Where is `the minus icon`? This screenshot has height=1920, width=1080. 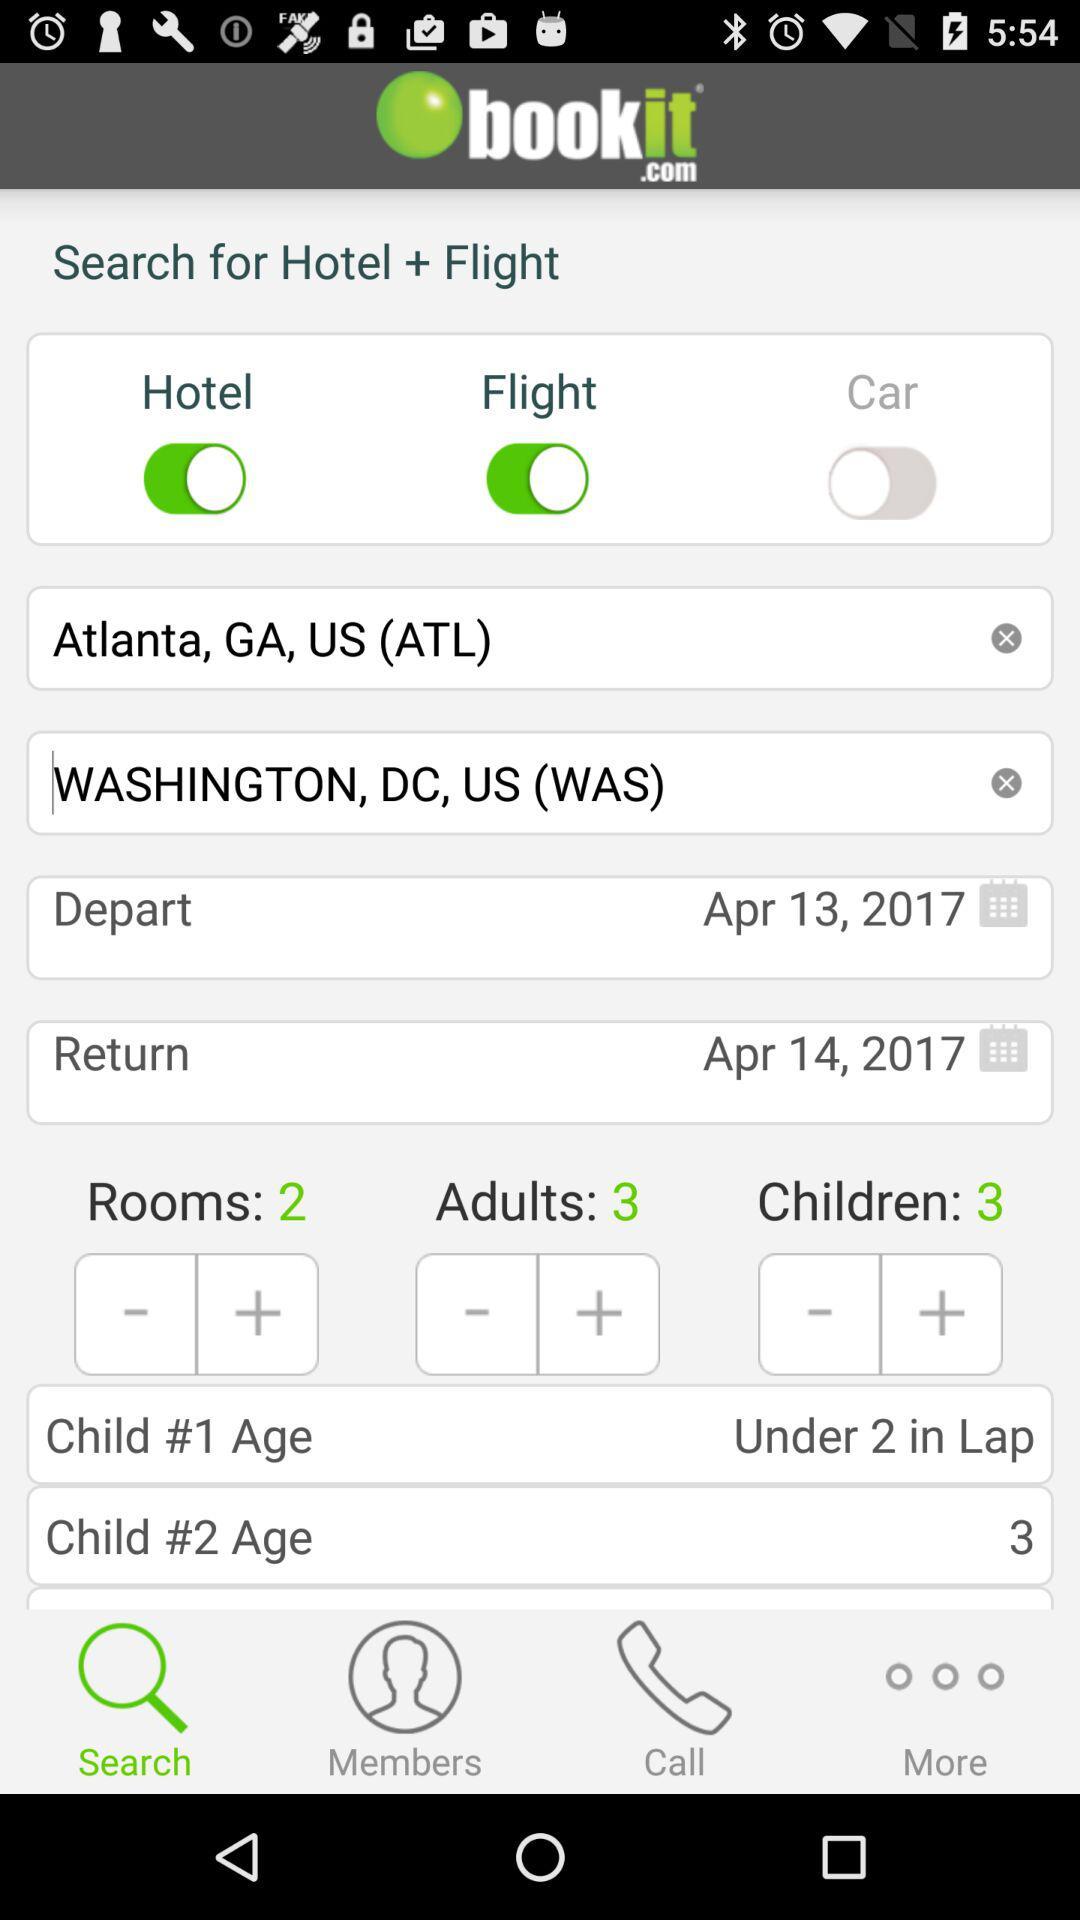 the minus icon is located at coordinates (135, 1405).